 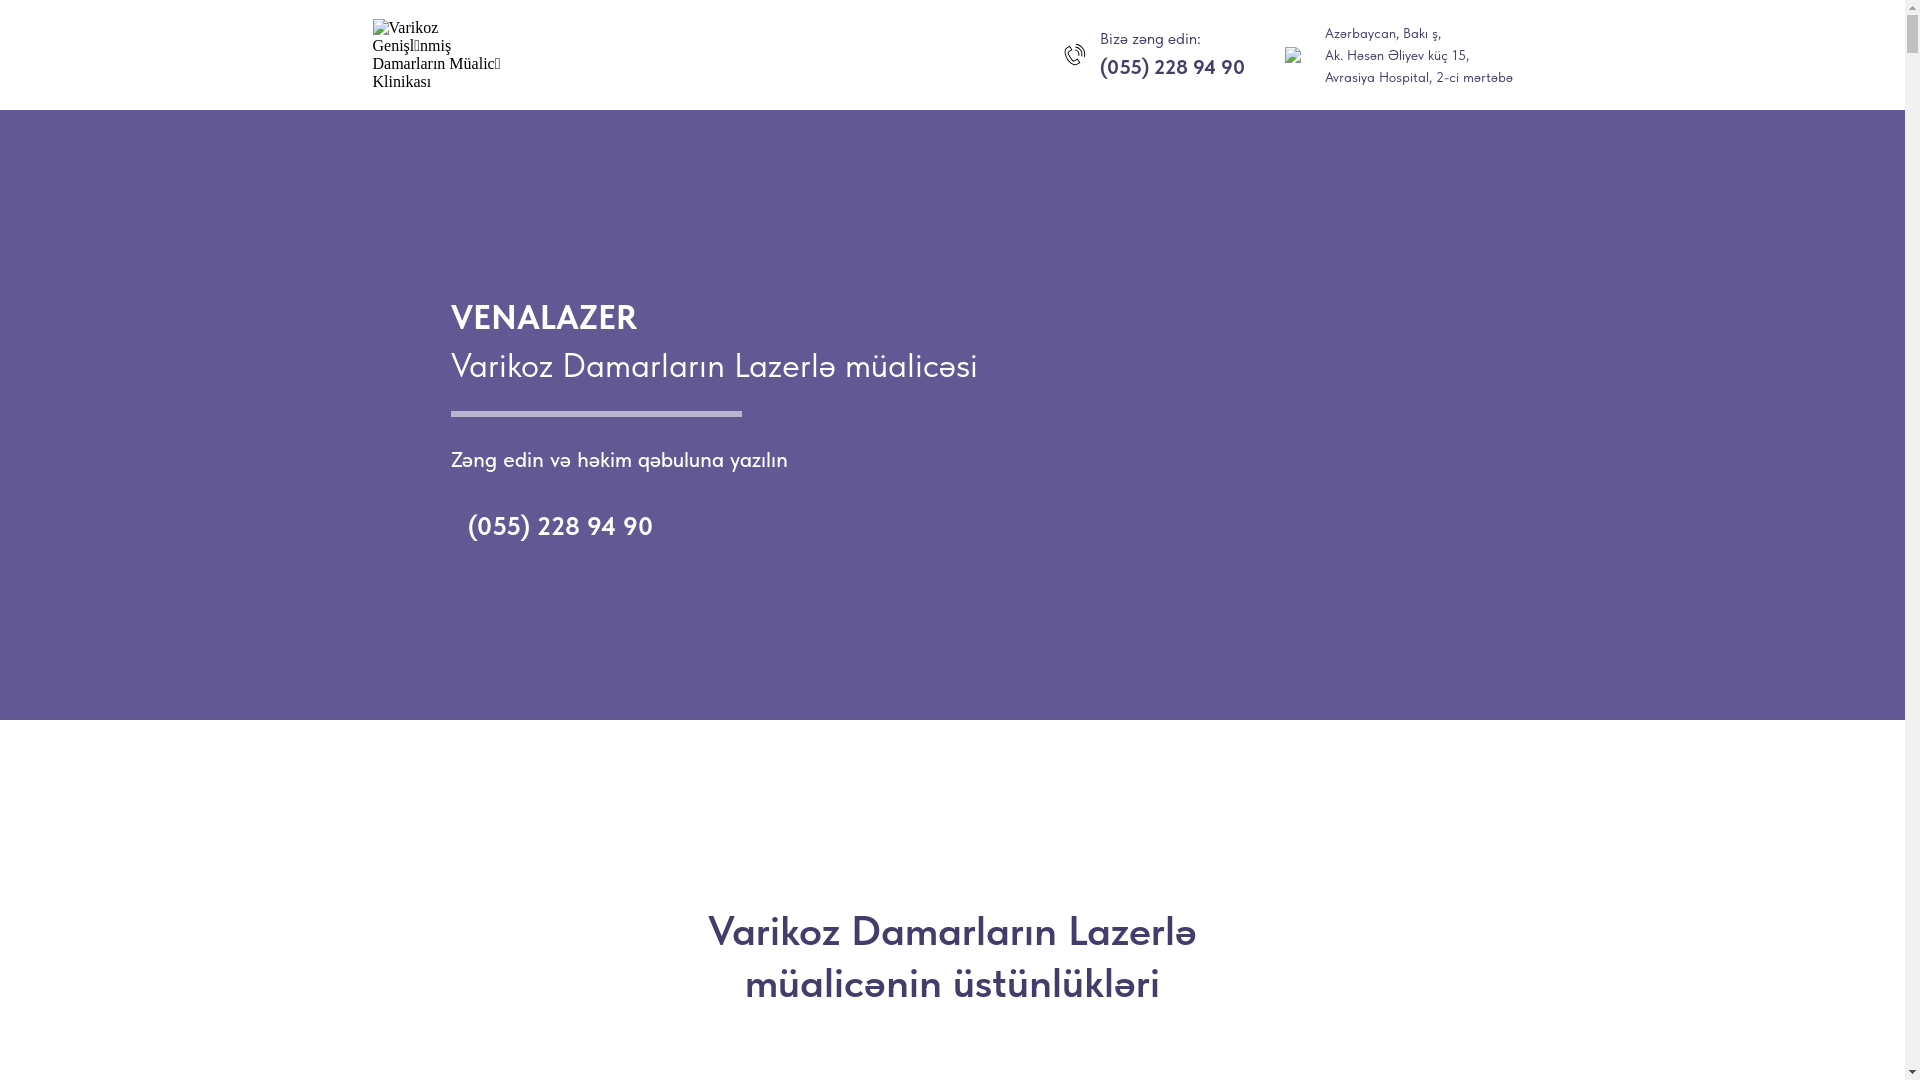 I want to click on '(055) 228 94 90', so click(x=560, y=524).